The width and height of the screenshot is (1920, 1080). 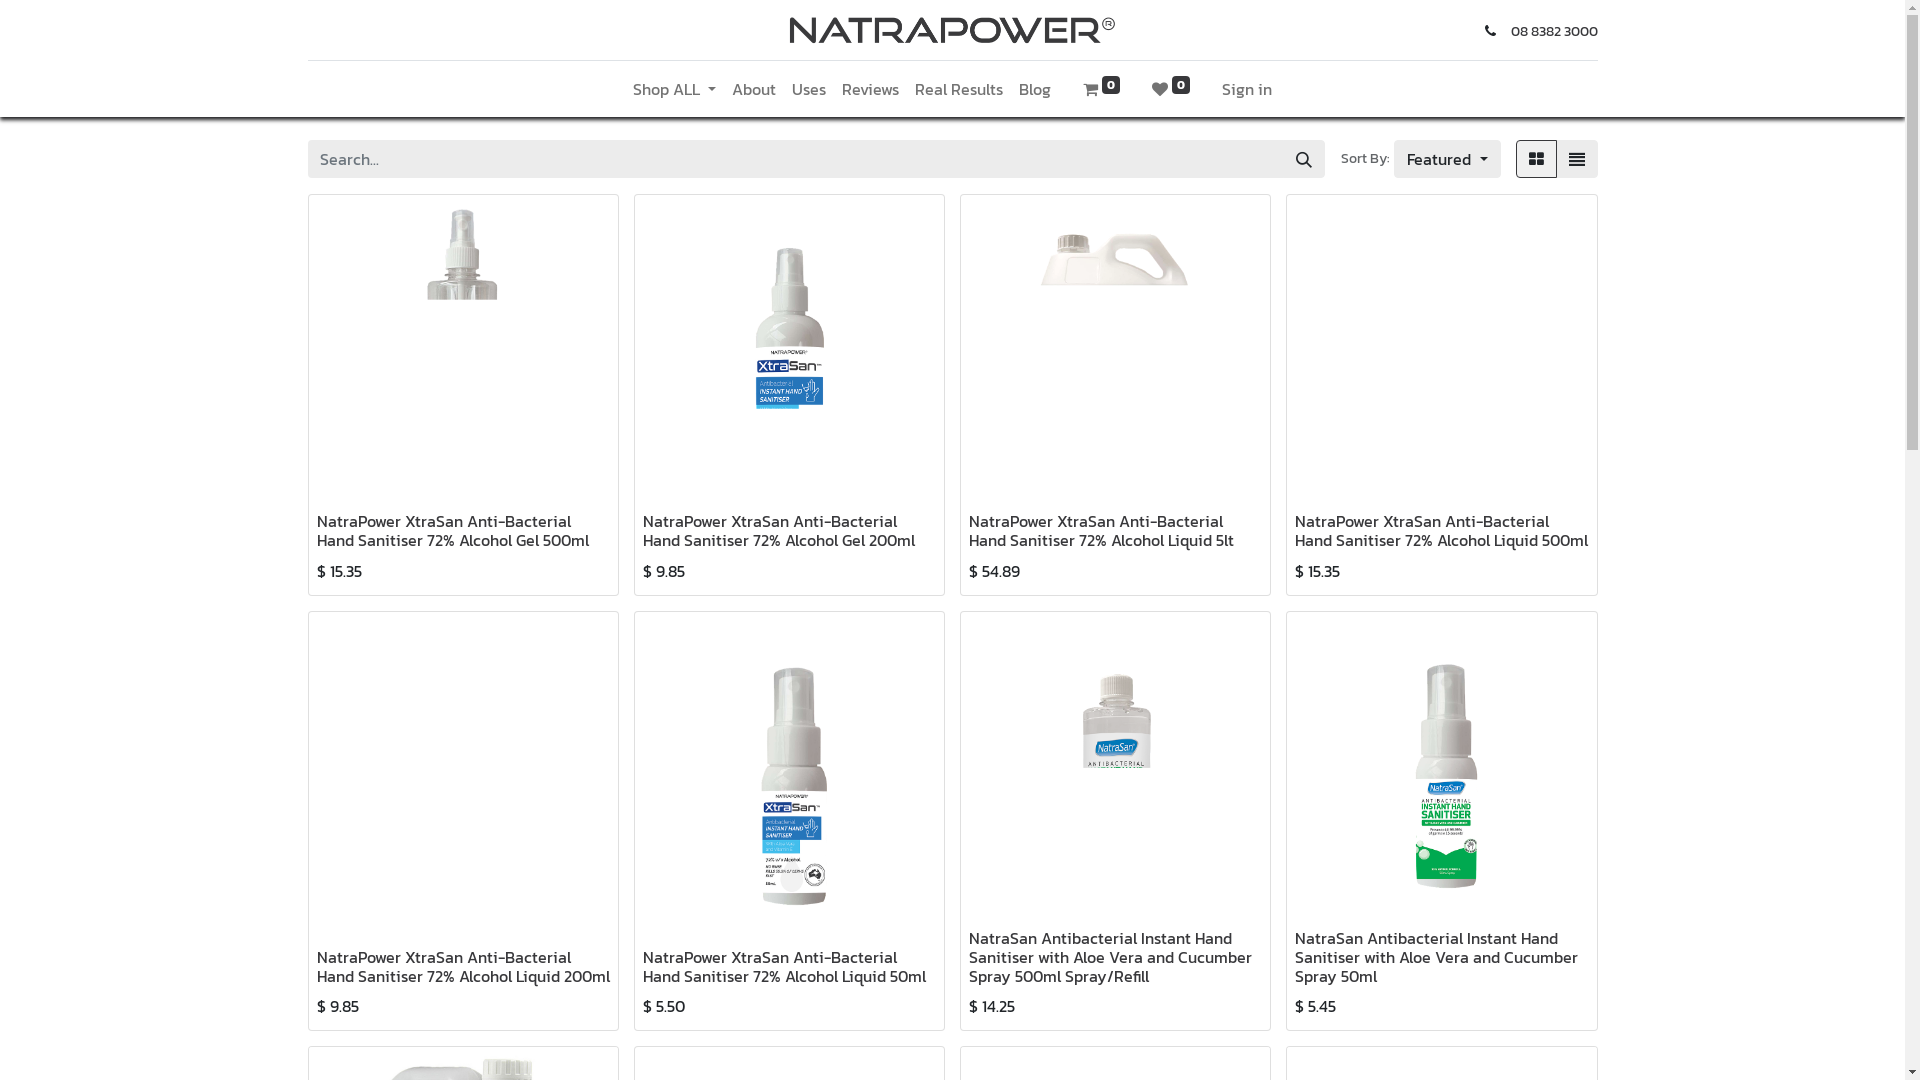 What do you see at coordinates (752, 87) in the screenshot?
I see `'About'` at bounding box center [752, 87].